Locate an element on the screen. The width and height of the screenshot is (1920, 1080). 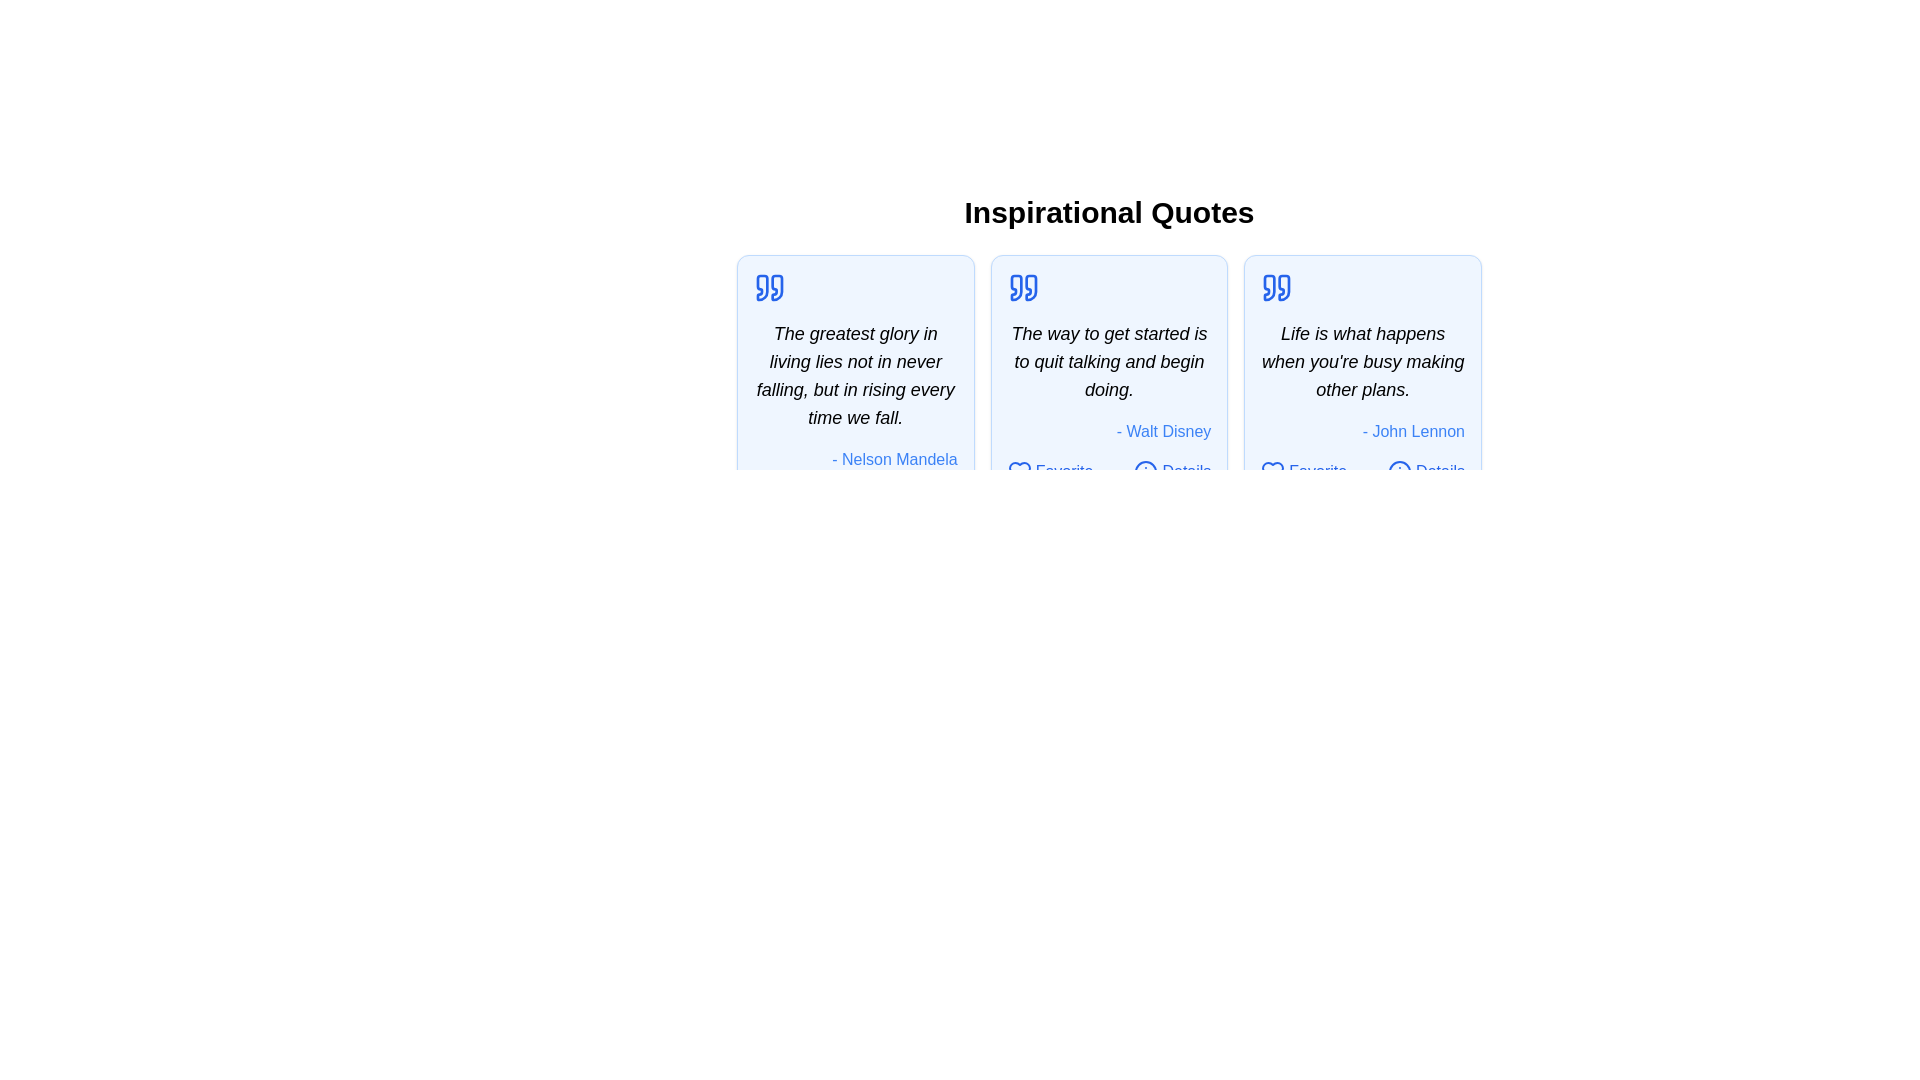
the blue quotation mark icon located in the top-left corner of the rightmost card displaying a quote is located at coordinates (1269, 288).